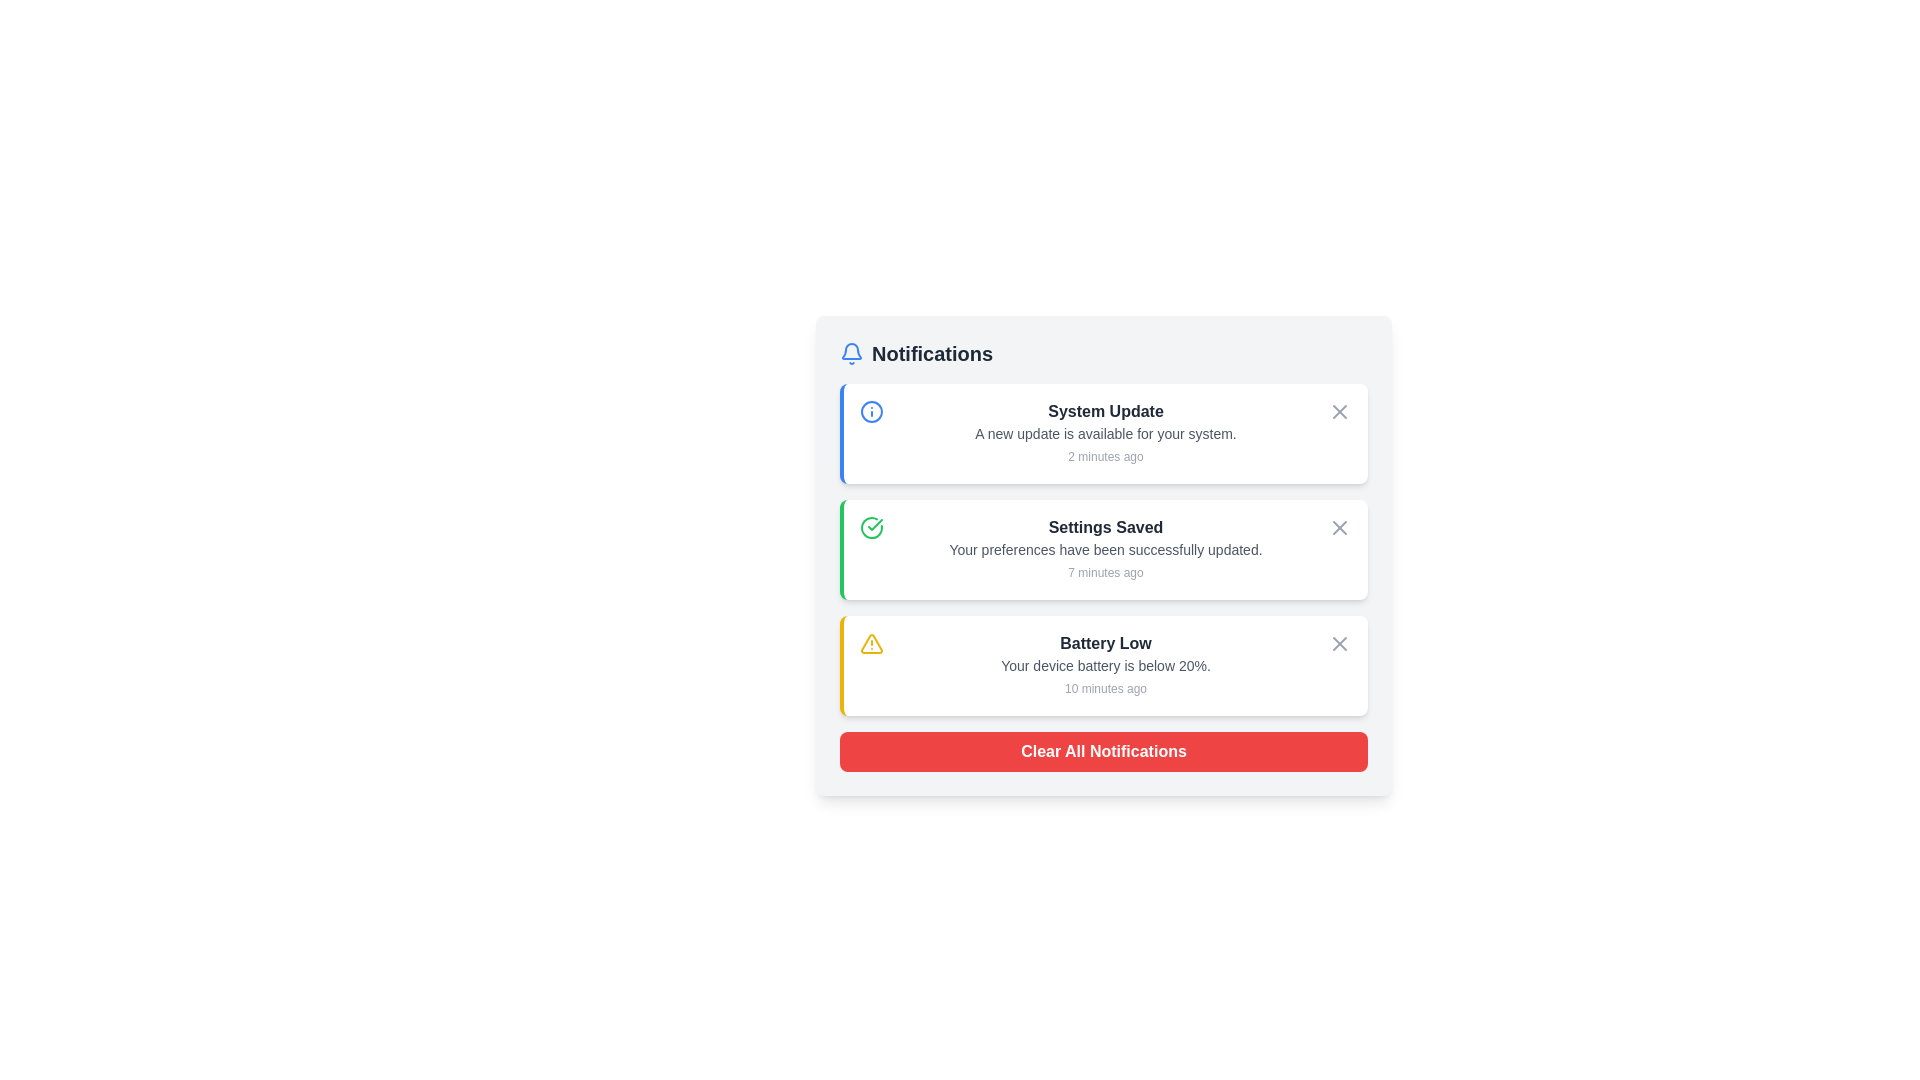  Describe the element at coordinates (1104, 433) in the screenshot. I see `the static text element that displays the message 'A new update is available for your system.' located beneath the 'System Update' header in the notification card` at that location.